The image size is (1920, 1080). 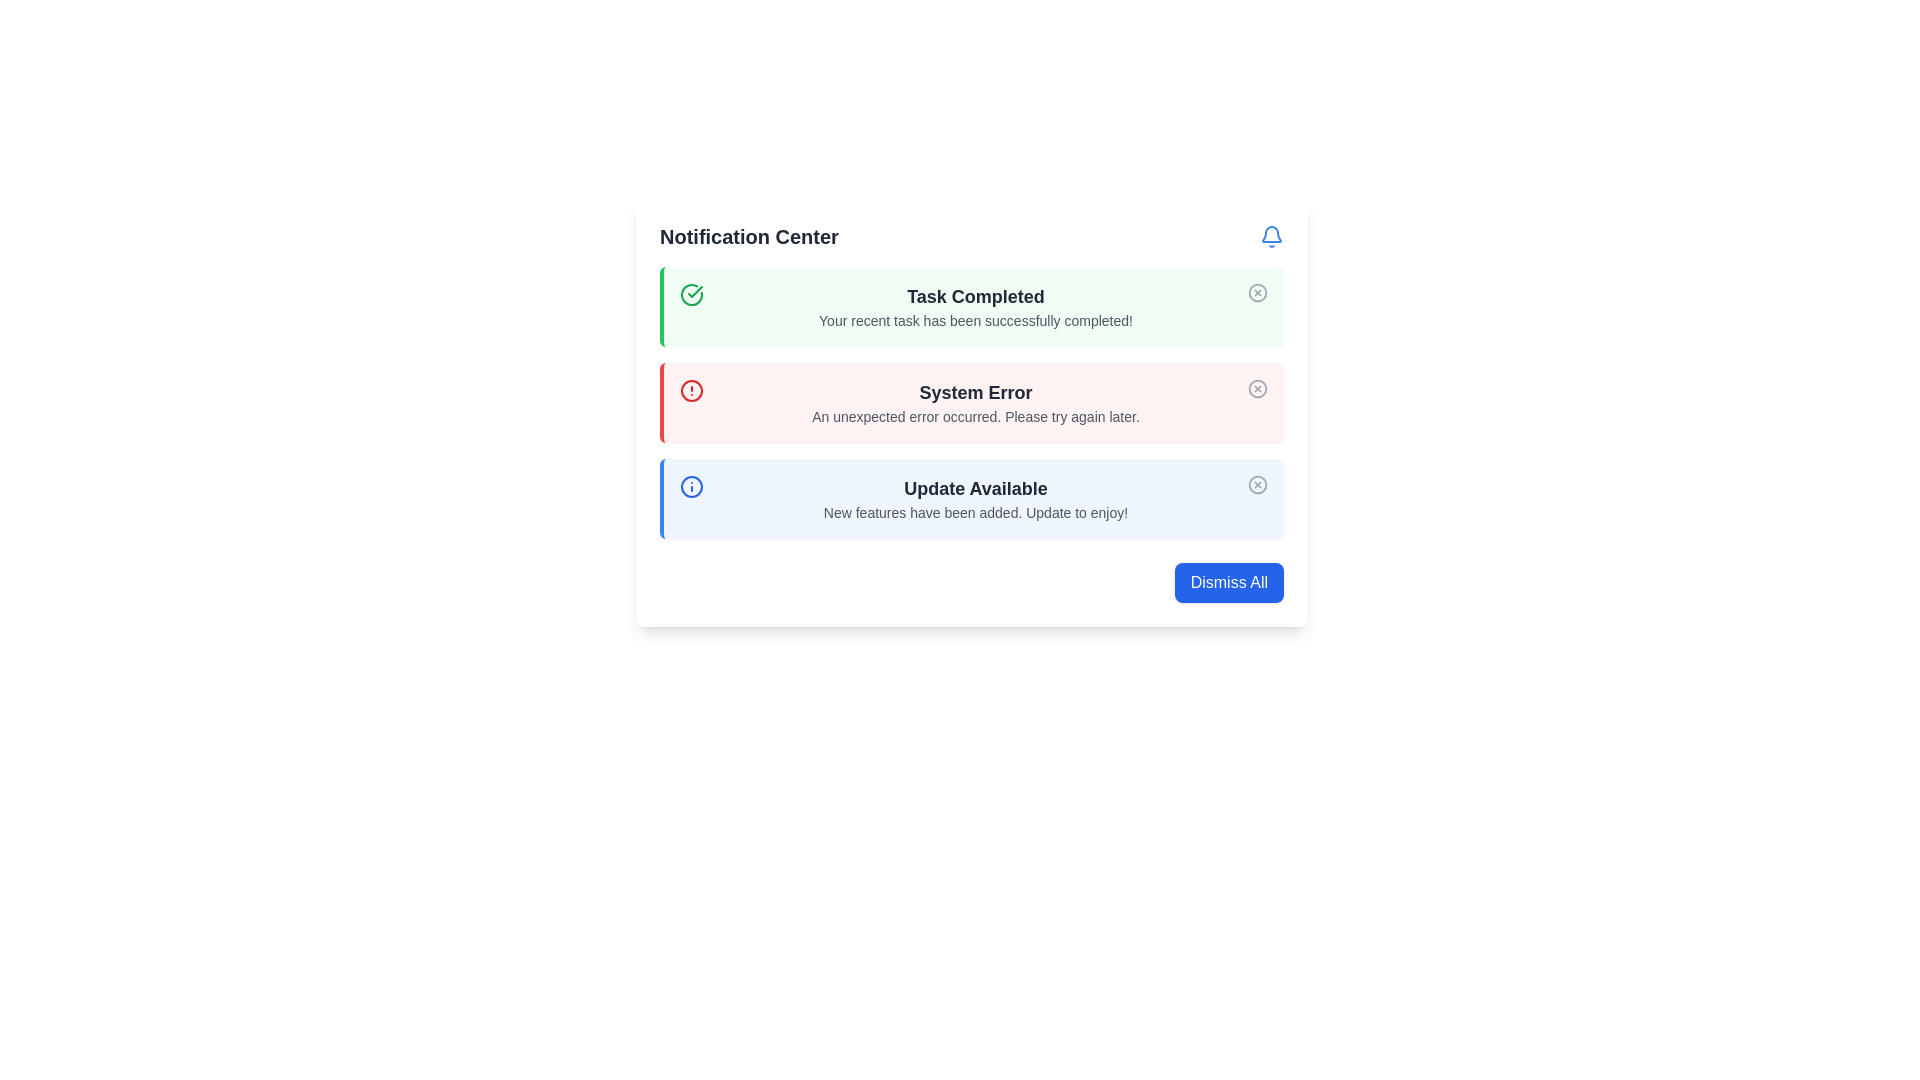 I want to click on the small circular information alert icon with a blue fill, located at the start of the 'Update Available' notification panel in the third row, so click(x=691, y=486).